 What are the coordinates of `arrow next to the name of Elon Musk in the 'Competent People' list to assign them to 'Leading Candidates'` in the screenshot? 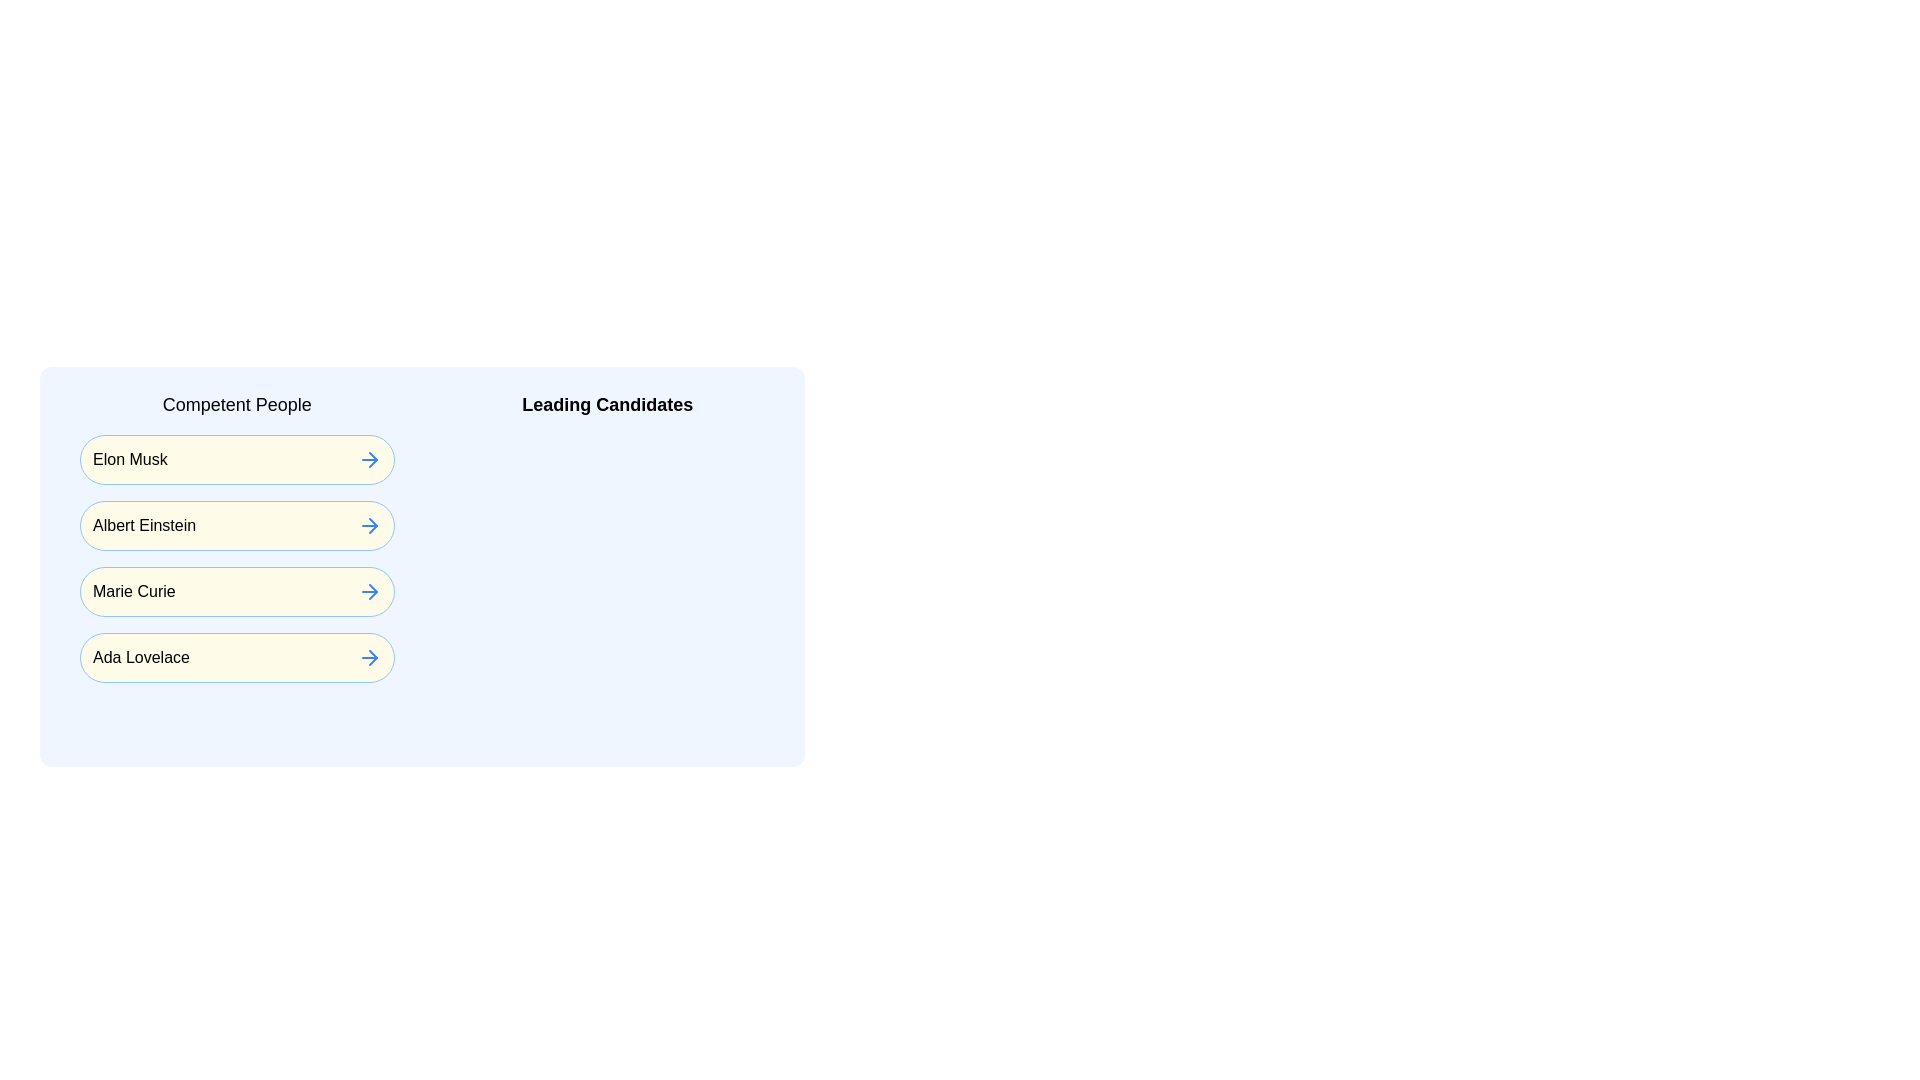 It's located at (369, 459).